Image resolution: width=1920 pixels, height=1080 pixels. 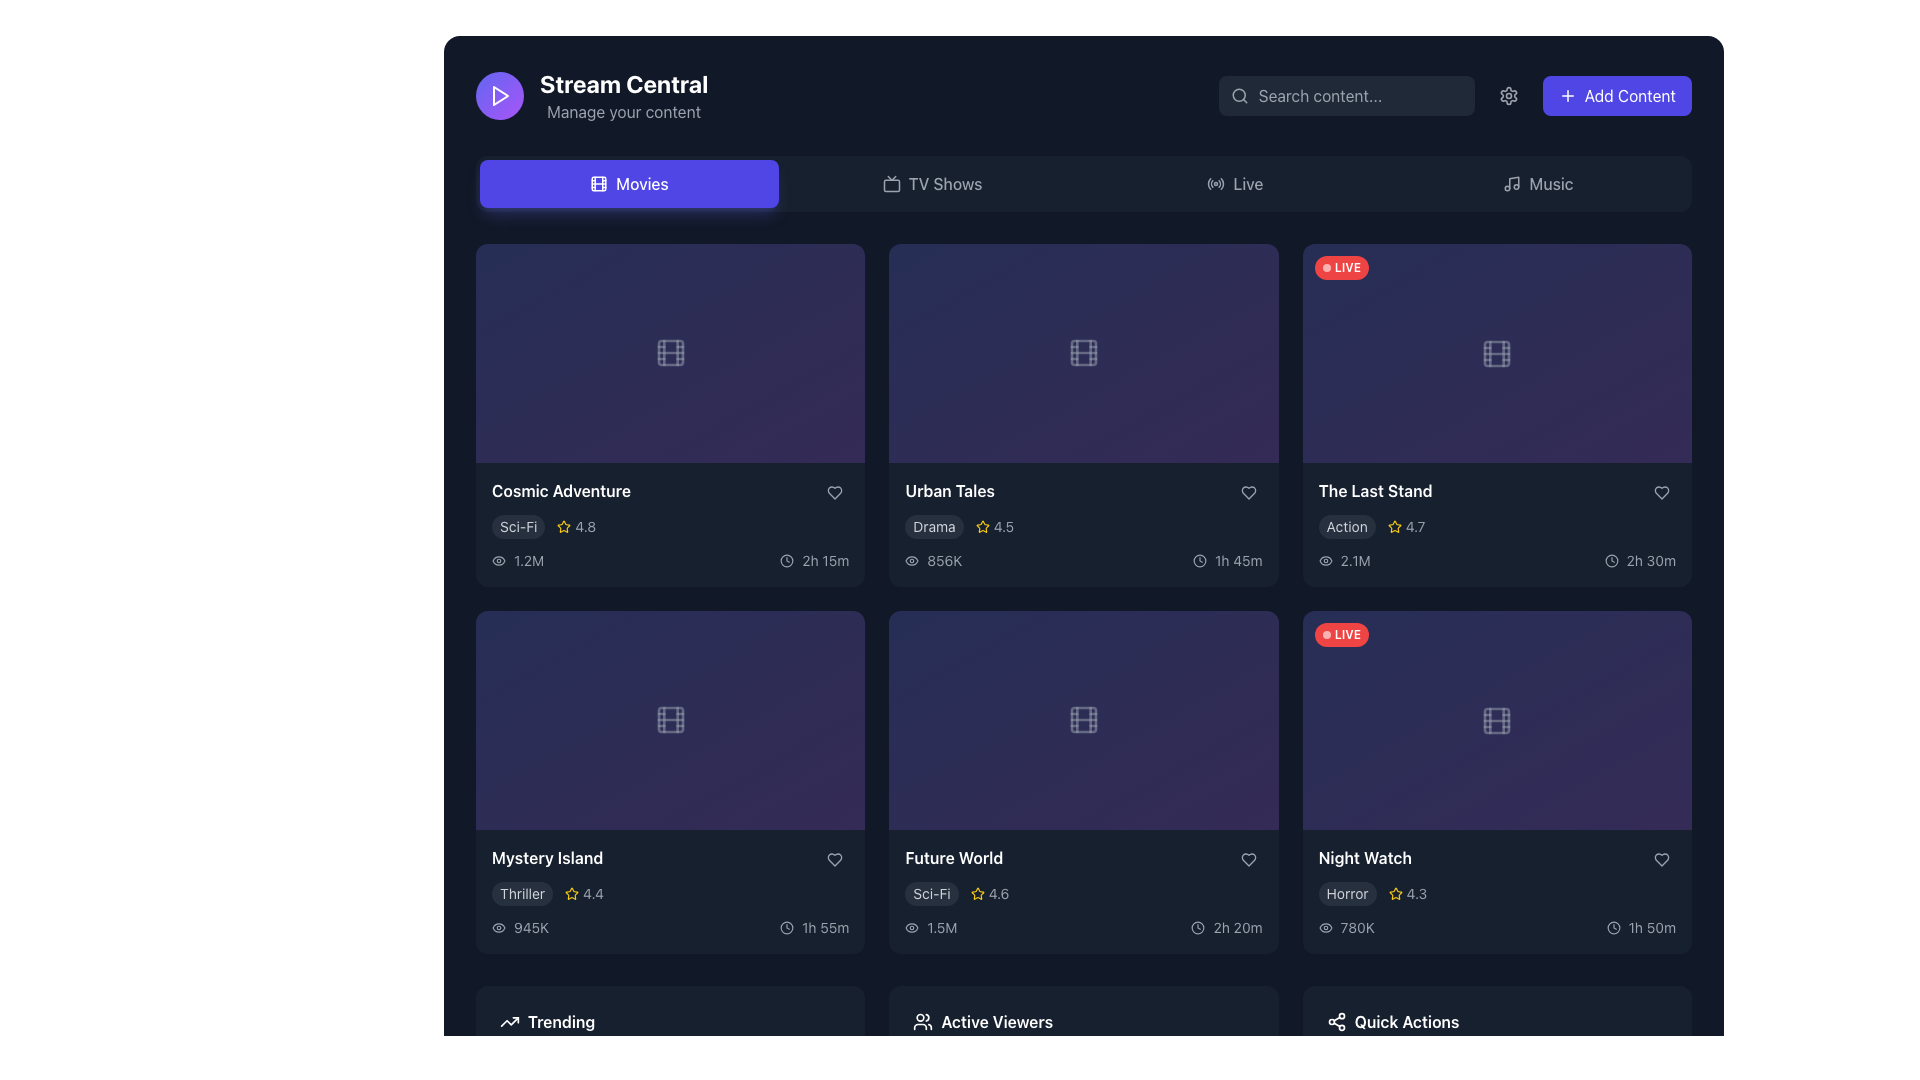 I want to click on the numeric text label displaying the rating value '4.6' located adjacent to the yellow star icon in the 'Future World' content card, so click(x=998, y=893).